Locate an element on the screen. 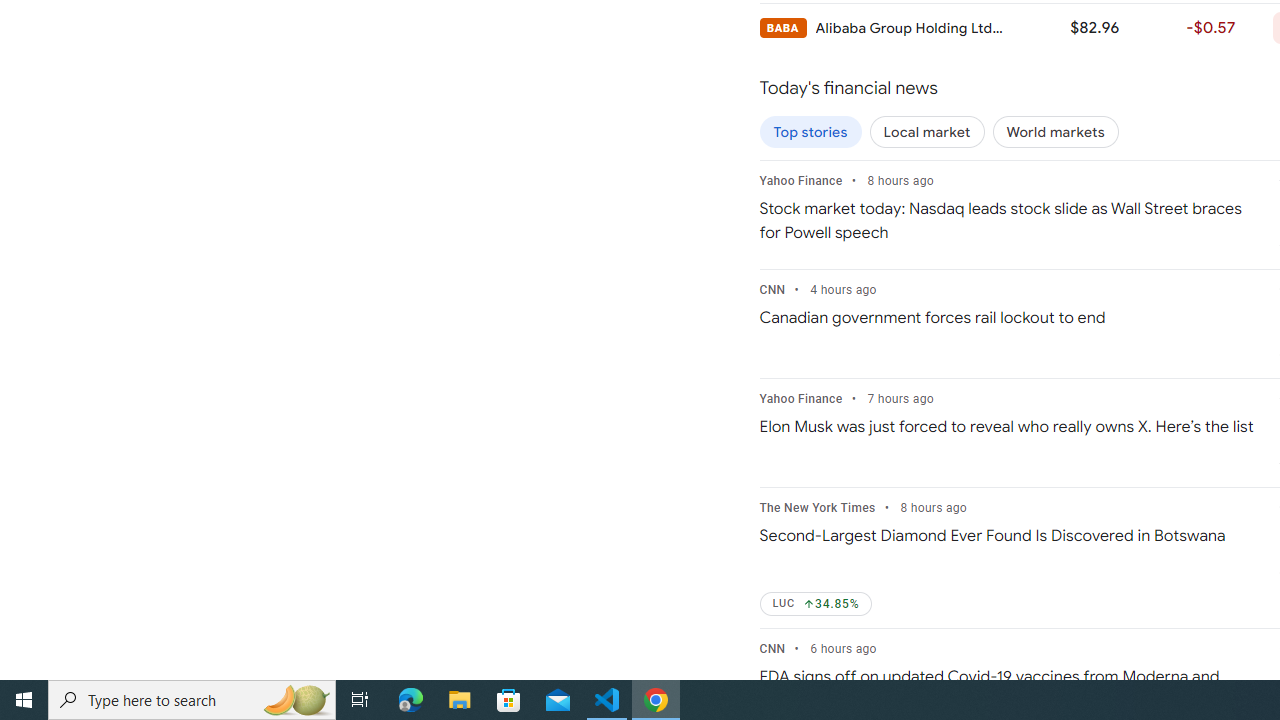 This screenshot has height=720, width=1280. 'World markets' is located at coordinates (1054, 132).